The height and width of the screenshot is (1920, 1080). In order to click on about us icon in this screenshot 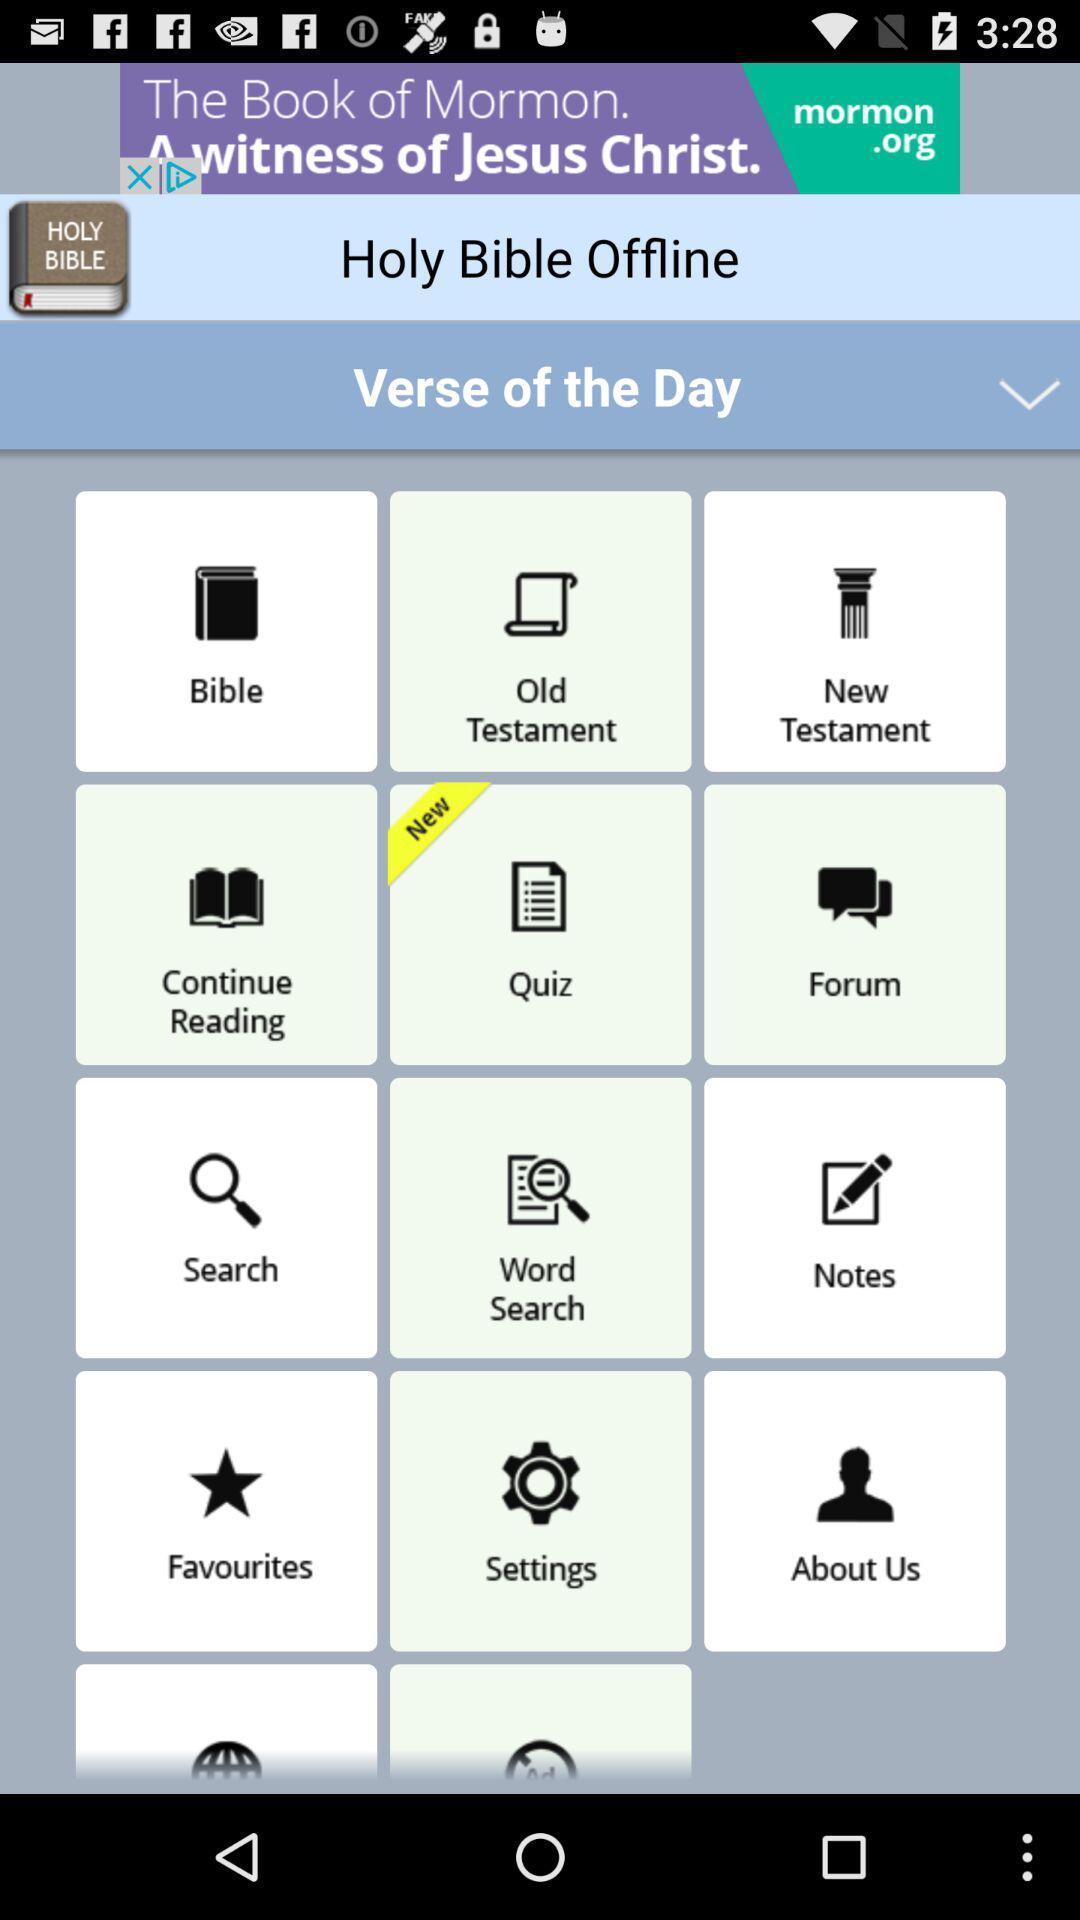, I will do `click(855, 1511)`.